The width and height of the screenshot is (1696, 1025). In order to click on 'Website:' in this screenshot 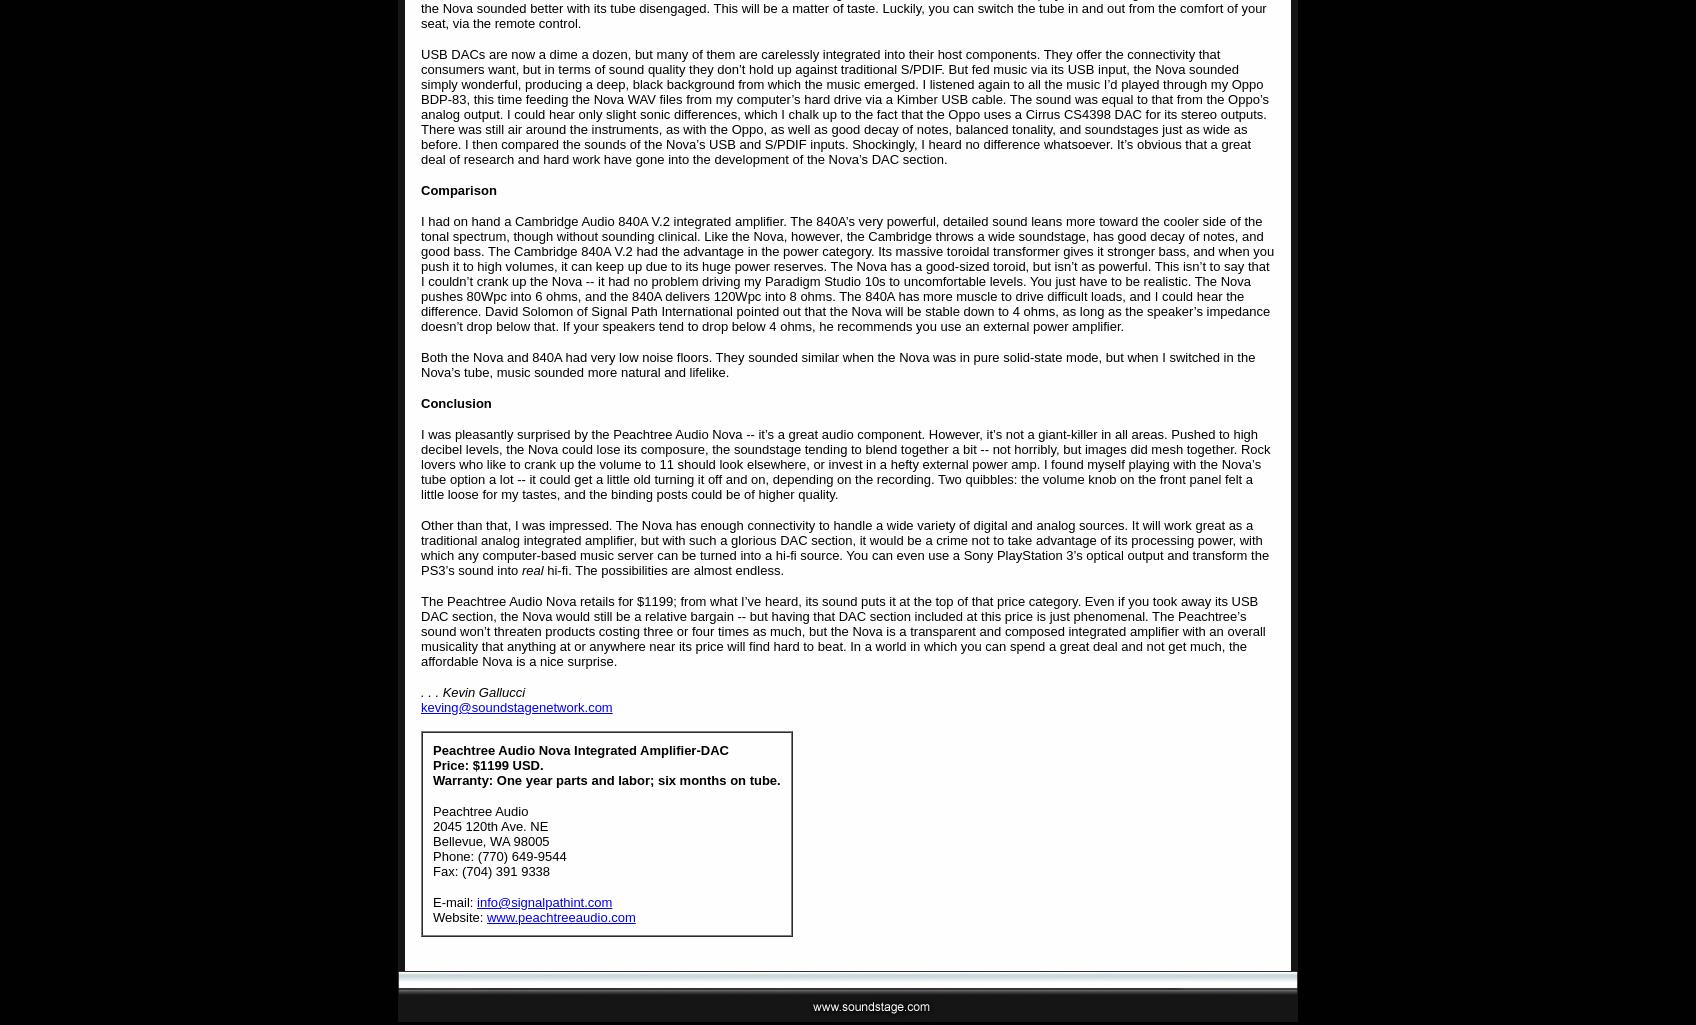, I will do `click(459, 916)`.